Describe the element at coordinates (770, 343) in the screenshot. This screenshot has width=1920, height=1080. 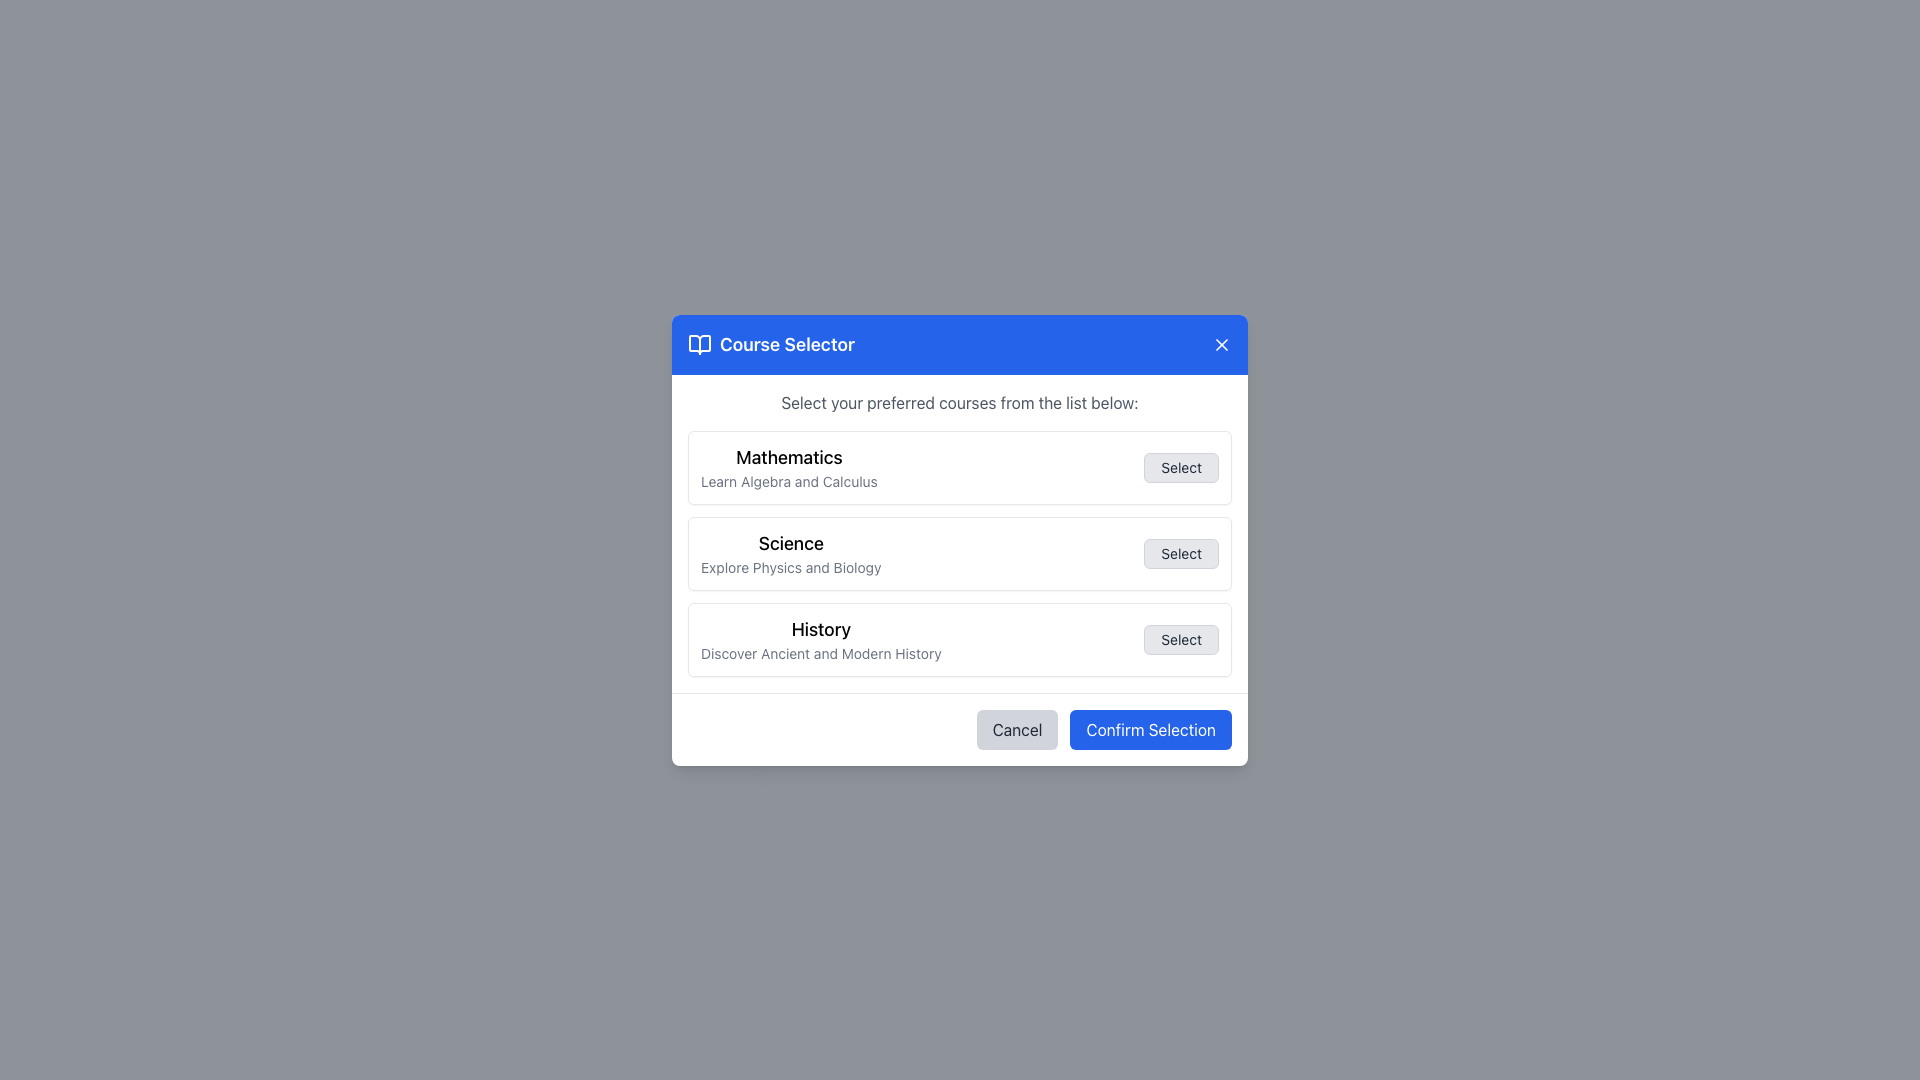
I see `the 'Course Selector' text with icon, which is located at the upper-left section of the modal header with a blue background` at that location.